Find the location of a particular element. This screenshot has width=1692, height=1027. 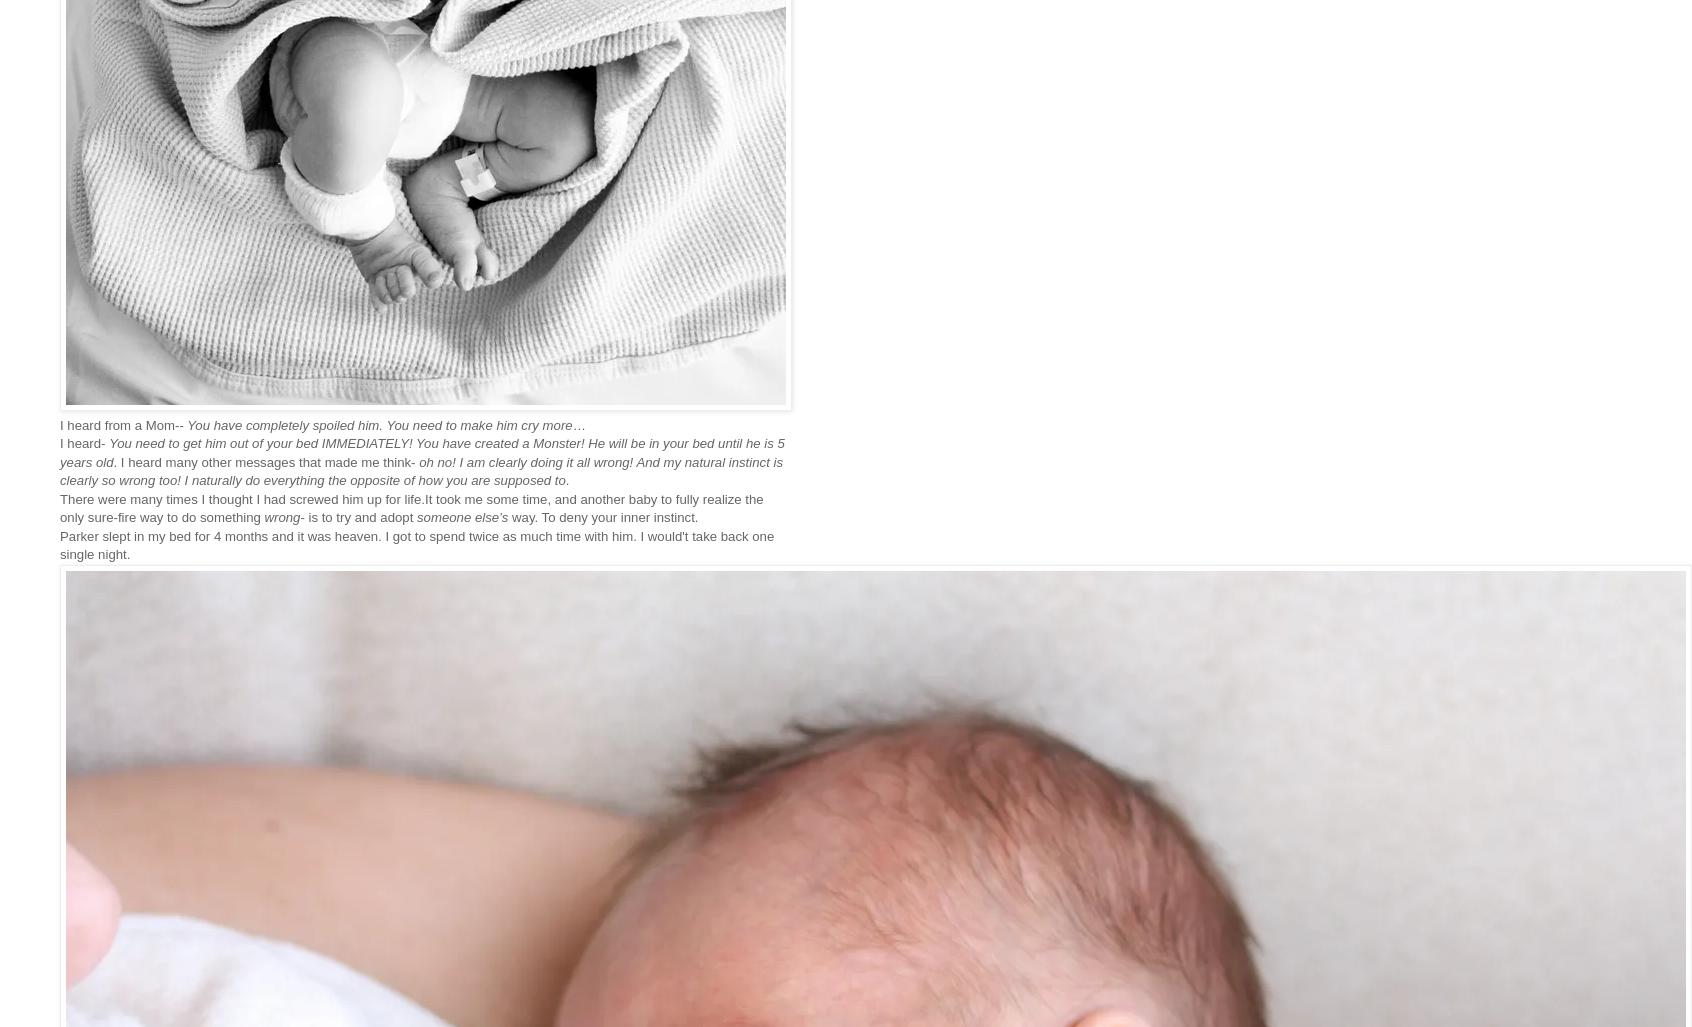

'oh no! I am clearly doing it all wrong! And my natural instinct is clearly so wrong too! I naturally do everything the opposite of how you are supposed to' is located at coordinates (421, 470).